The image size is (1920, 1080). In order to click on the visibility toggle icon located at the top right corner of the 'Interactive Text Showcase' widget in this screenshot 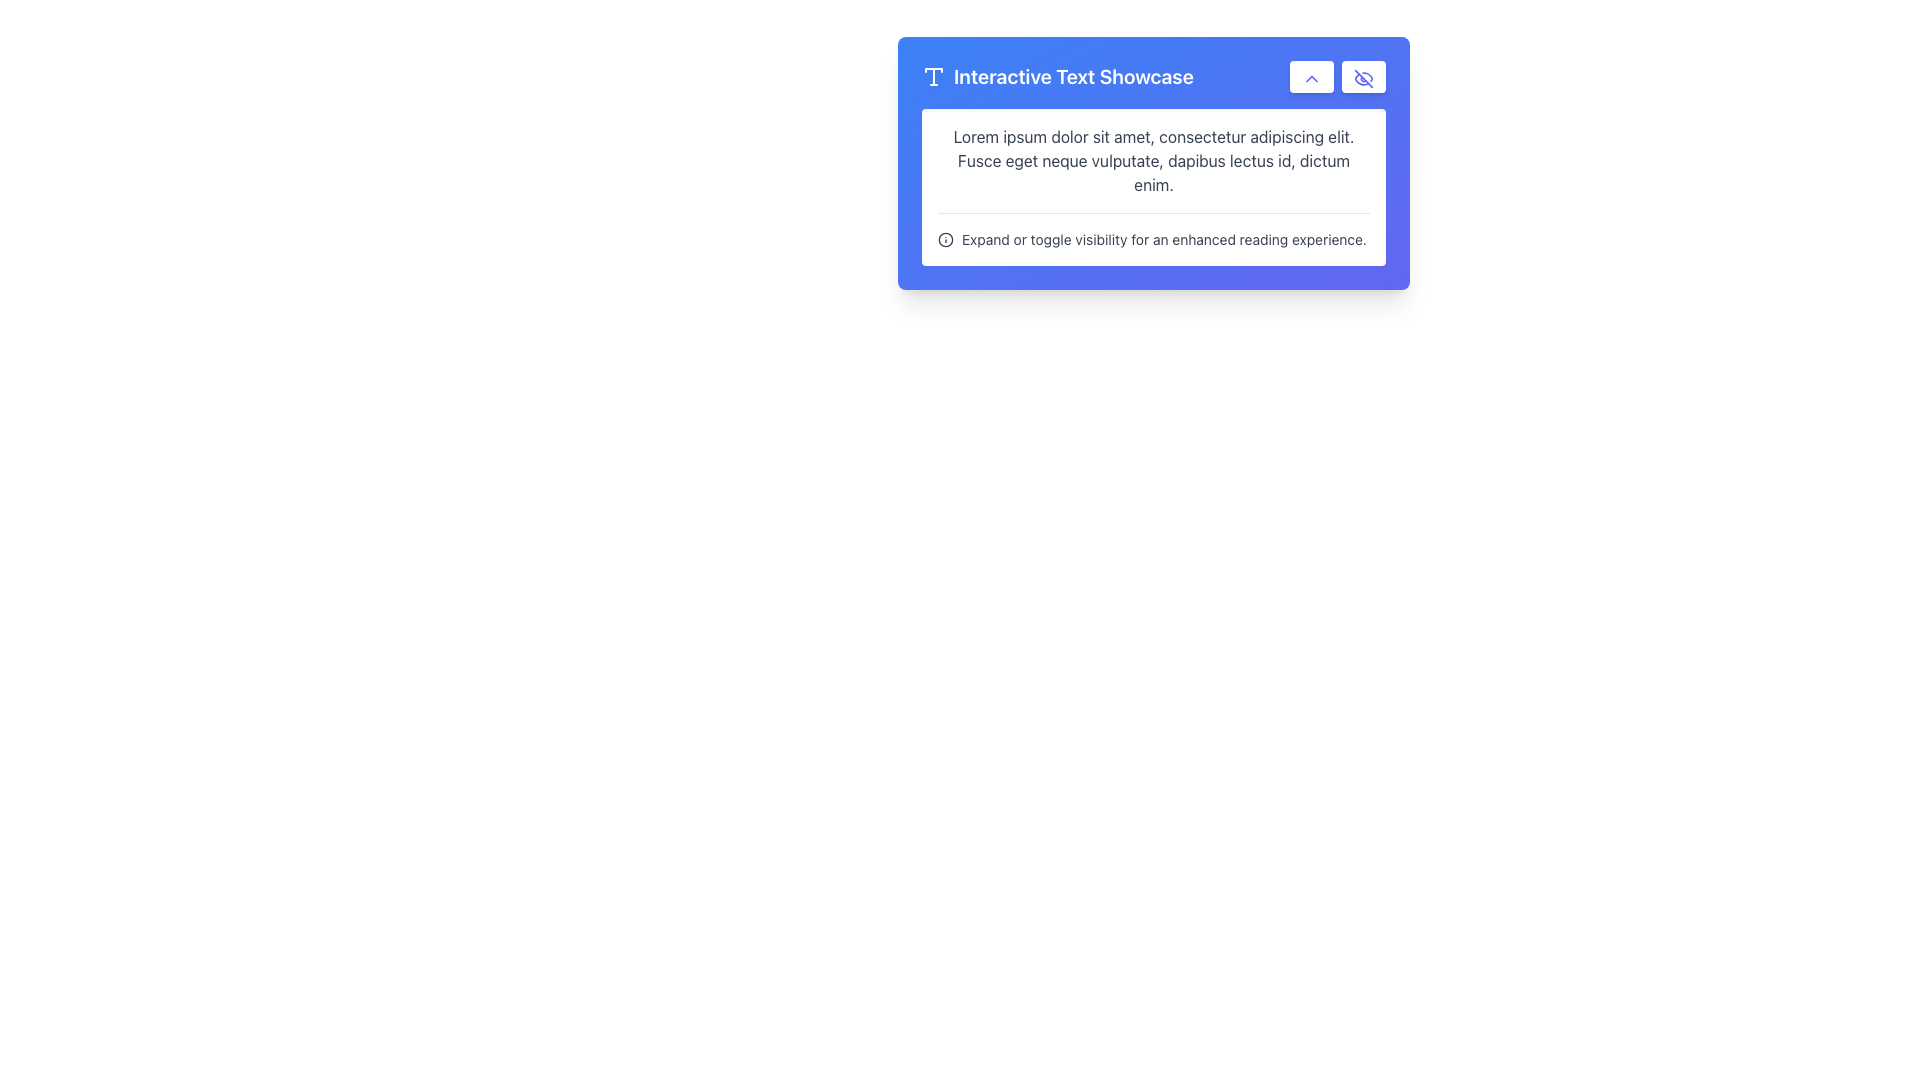, I will do `click(1362, 76)`.